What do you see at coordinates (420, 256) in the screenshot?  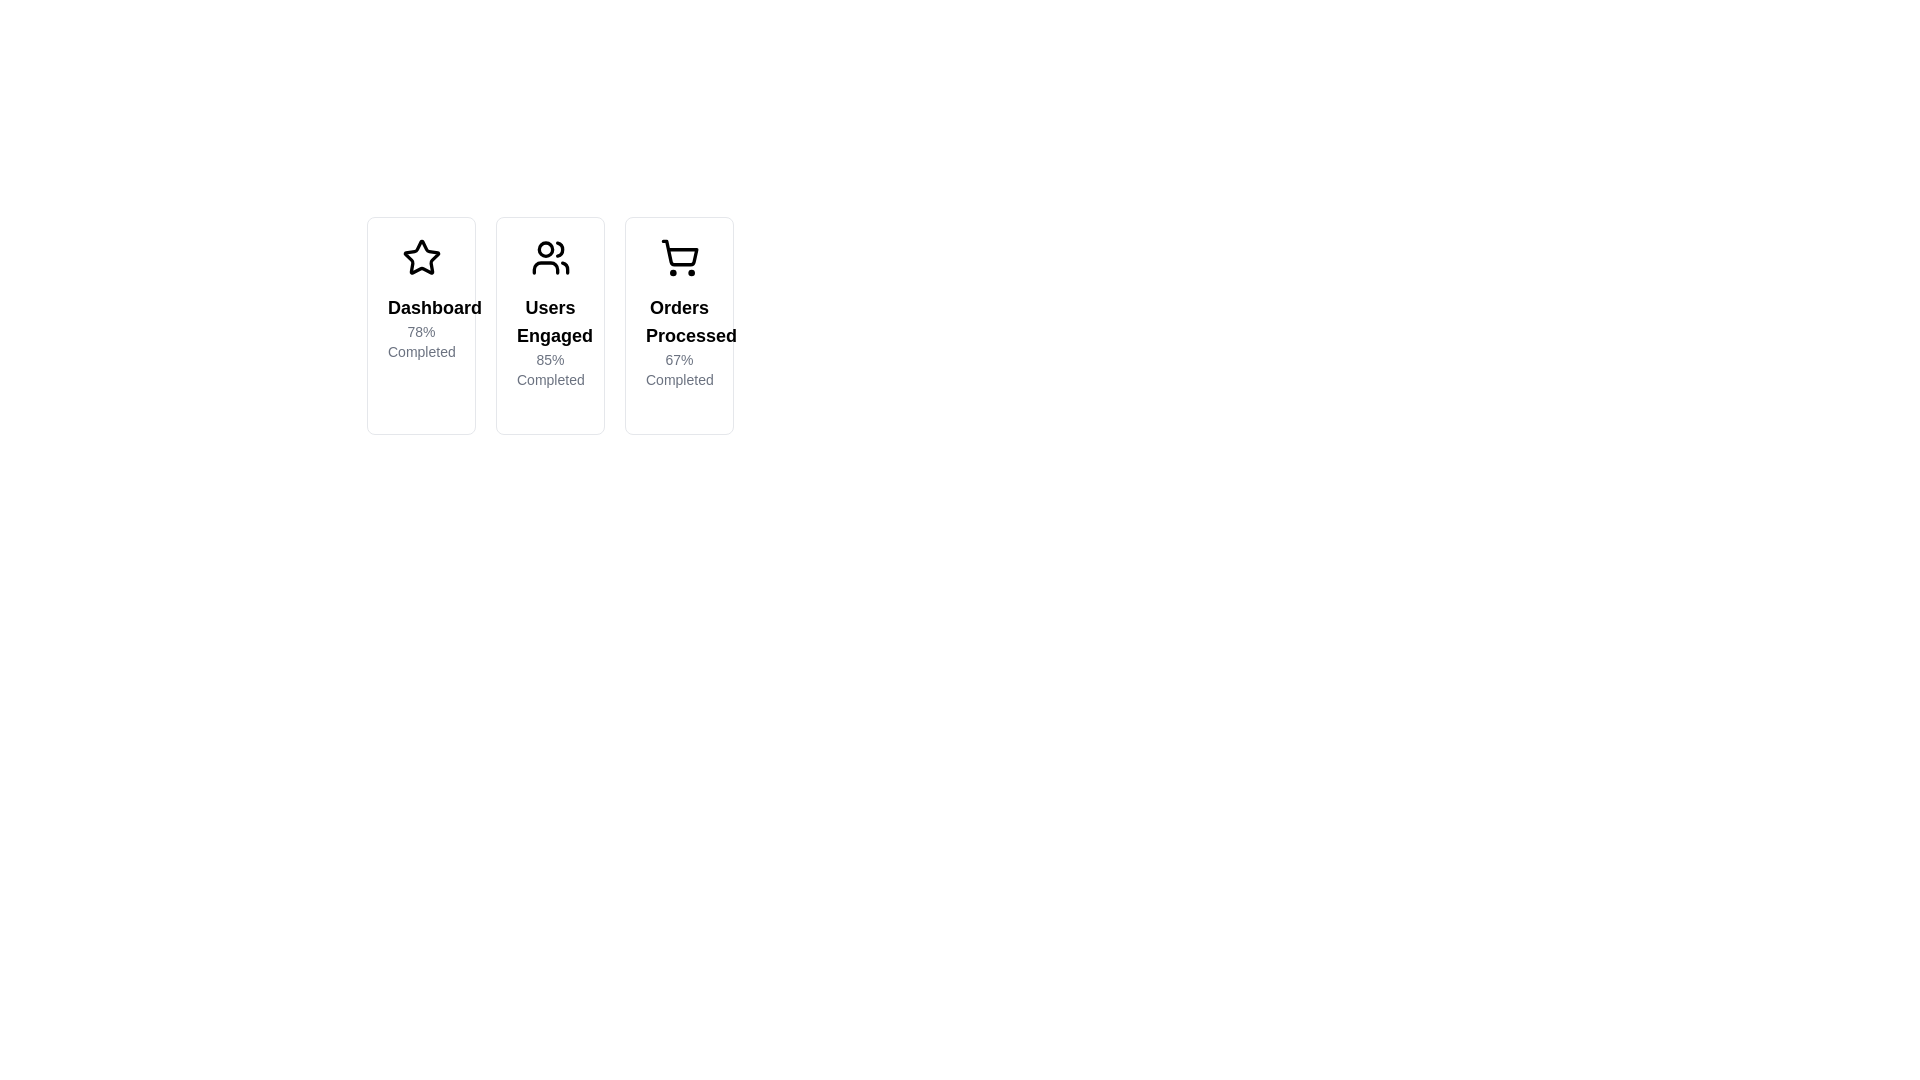 I see `the star-shaped yellow icon with a hollow center located at the top-center of the 'Dashboard' card` at bounding box center [420, 256].